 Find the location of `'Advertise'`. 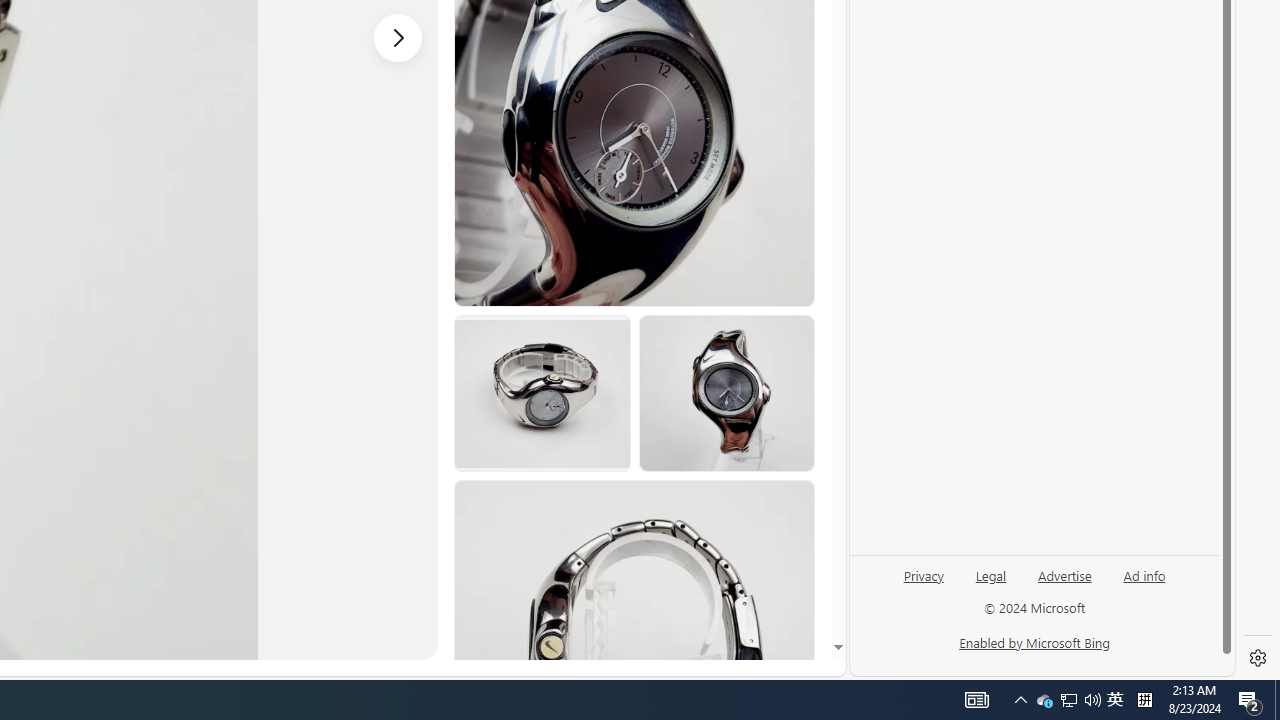

'Advertise' is located at coordinates (1063, 574).